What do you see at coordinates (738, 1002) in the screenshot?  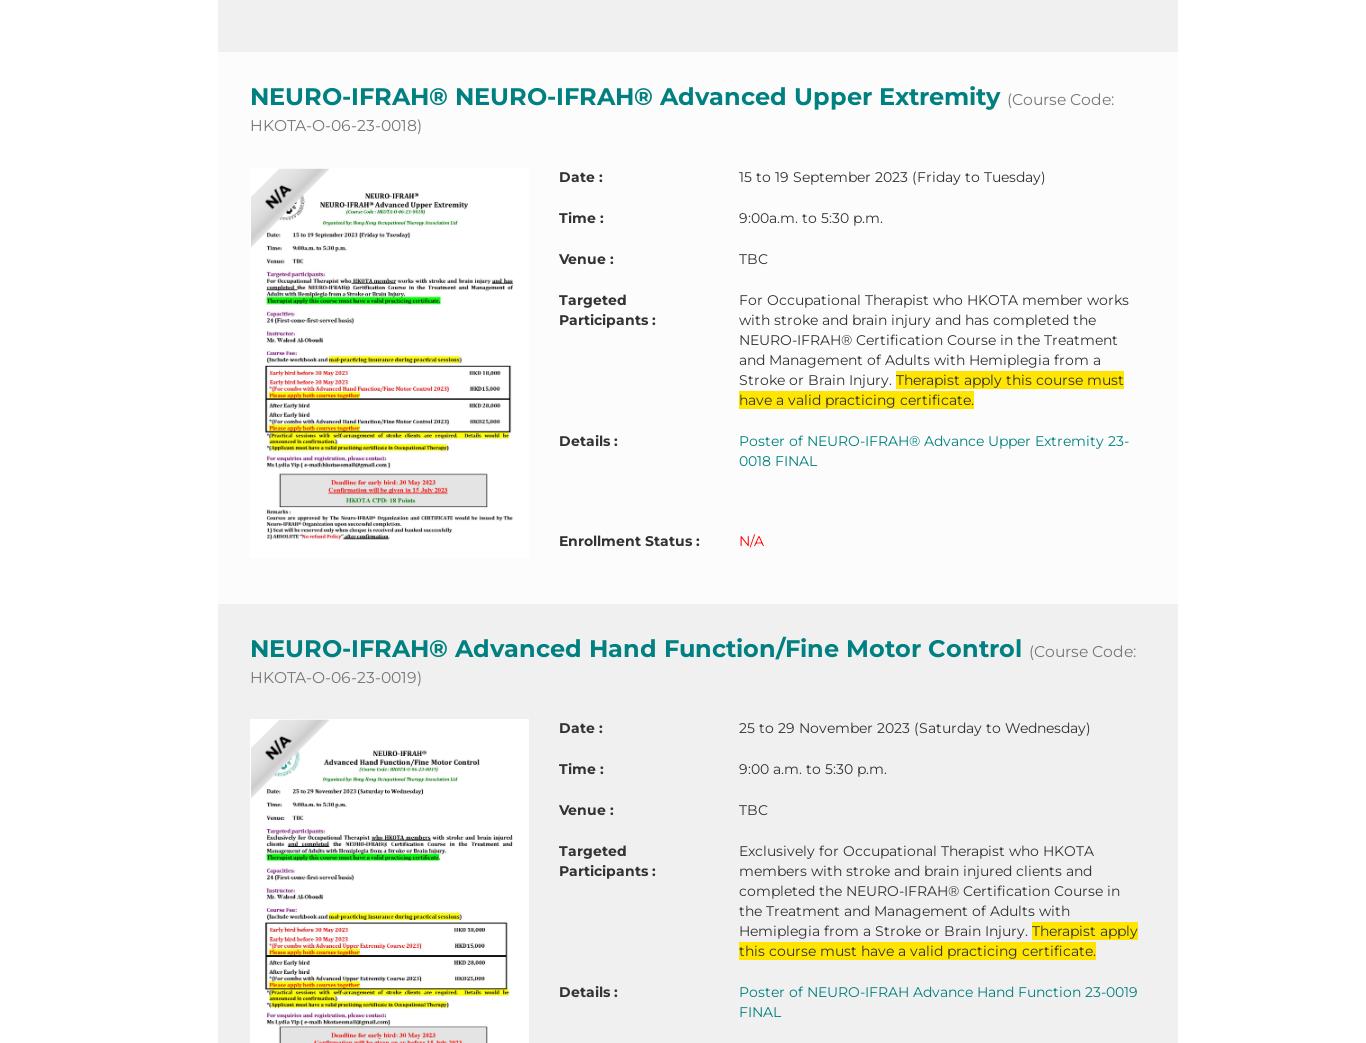 I see `'Poster of NEURO-IFRAH Advance Hand Function 23-0019 FINAL'` at bounding box center [738, 1002].